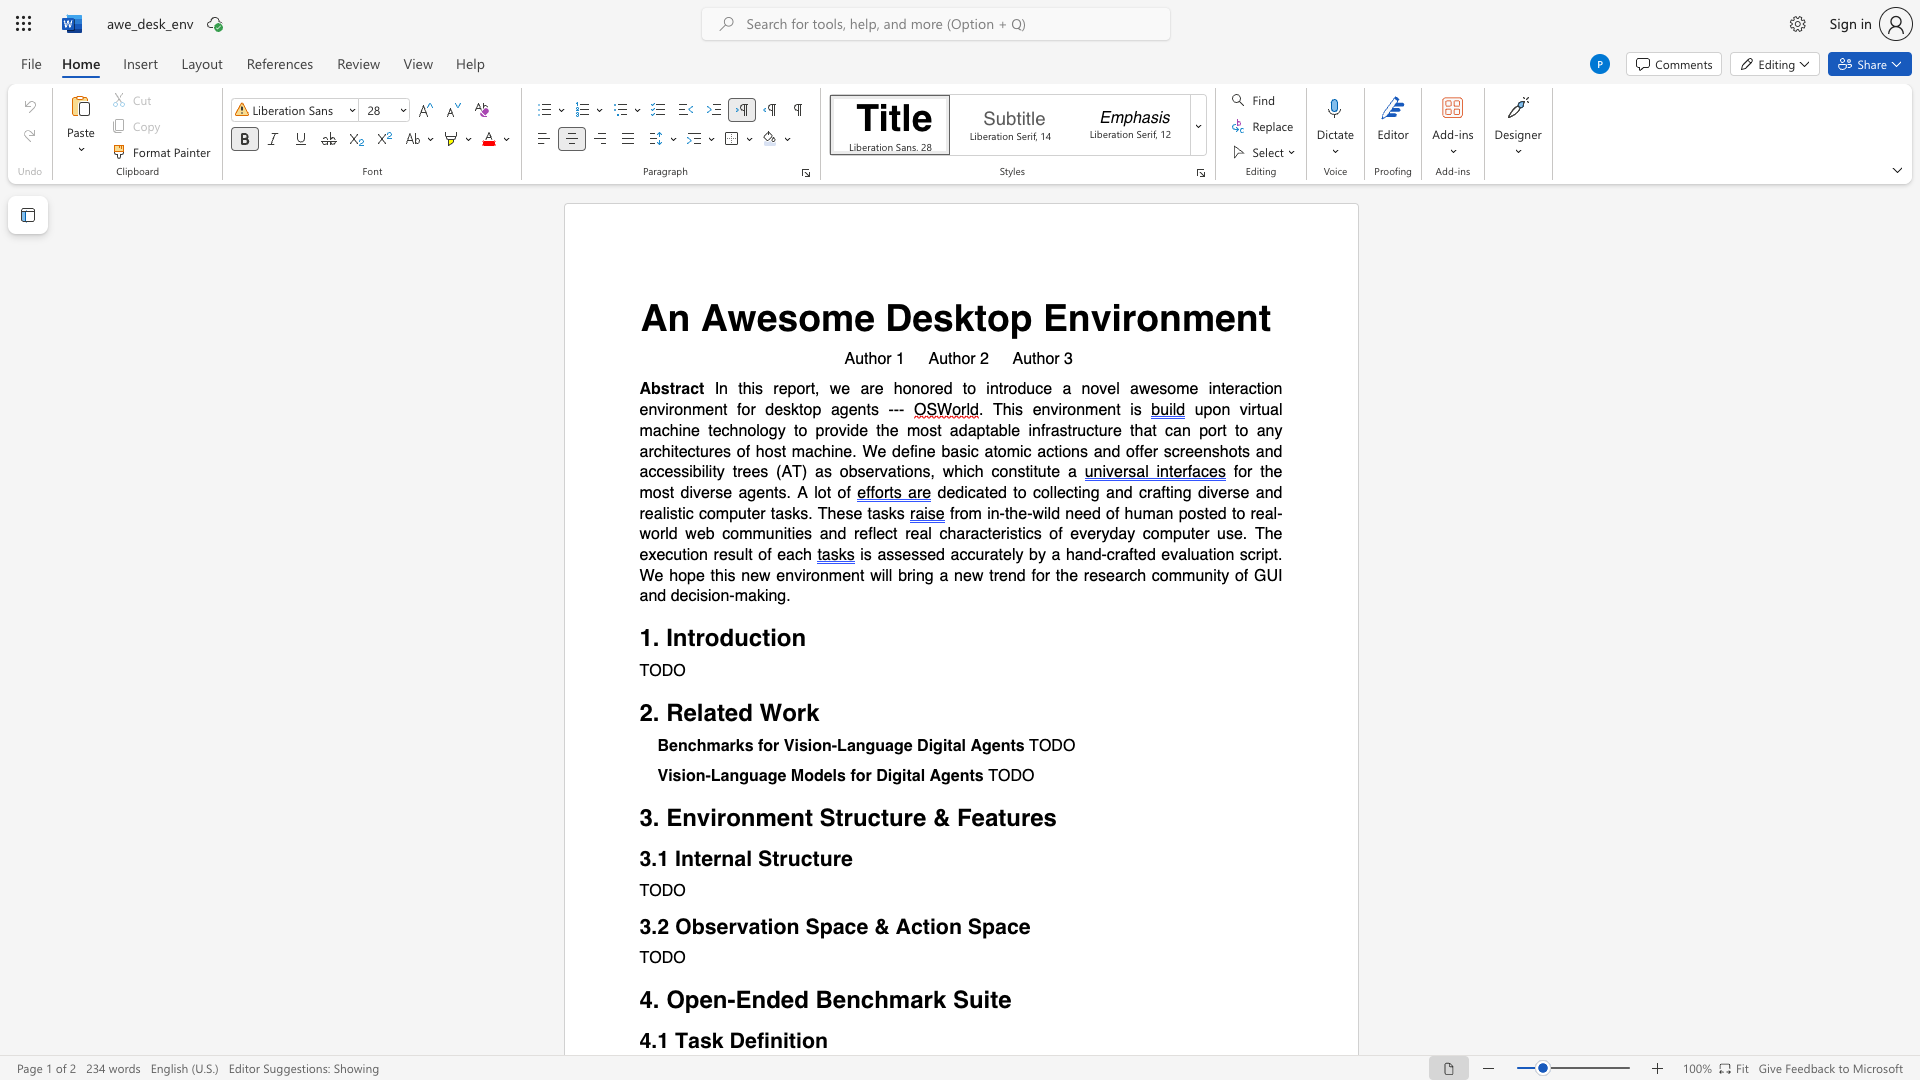 The image size is (1920, 1080). What do you see at coordinates (999, 472) in the screenshot?
I see `the subset text "onst" within the text "constitute"` at bounding box center [999, 472].